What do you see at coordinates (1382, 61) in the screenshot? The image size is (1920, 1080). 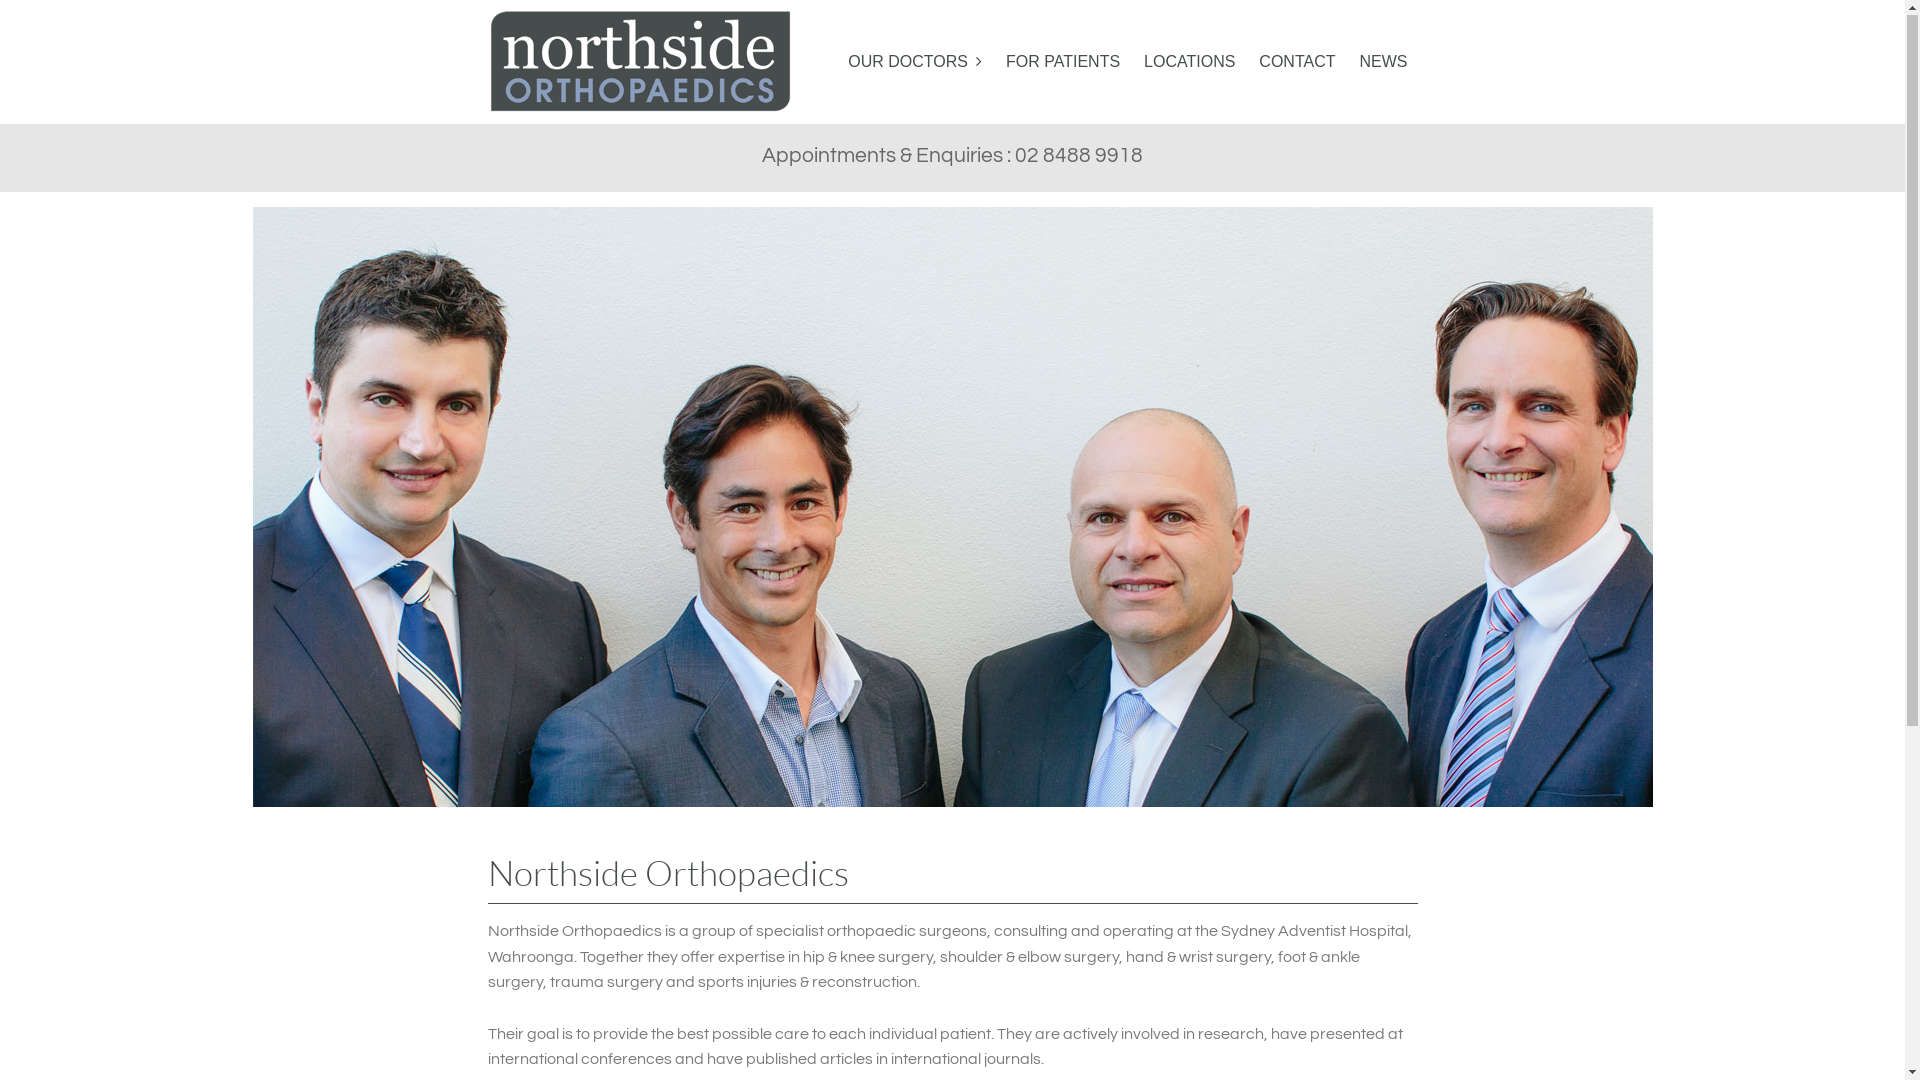 I see `'NEWS'` at bounding box center [1382, 61].